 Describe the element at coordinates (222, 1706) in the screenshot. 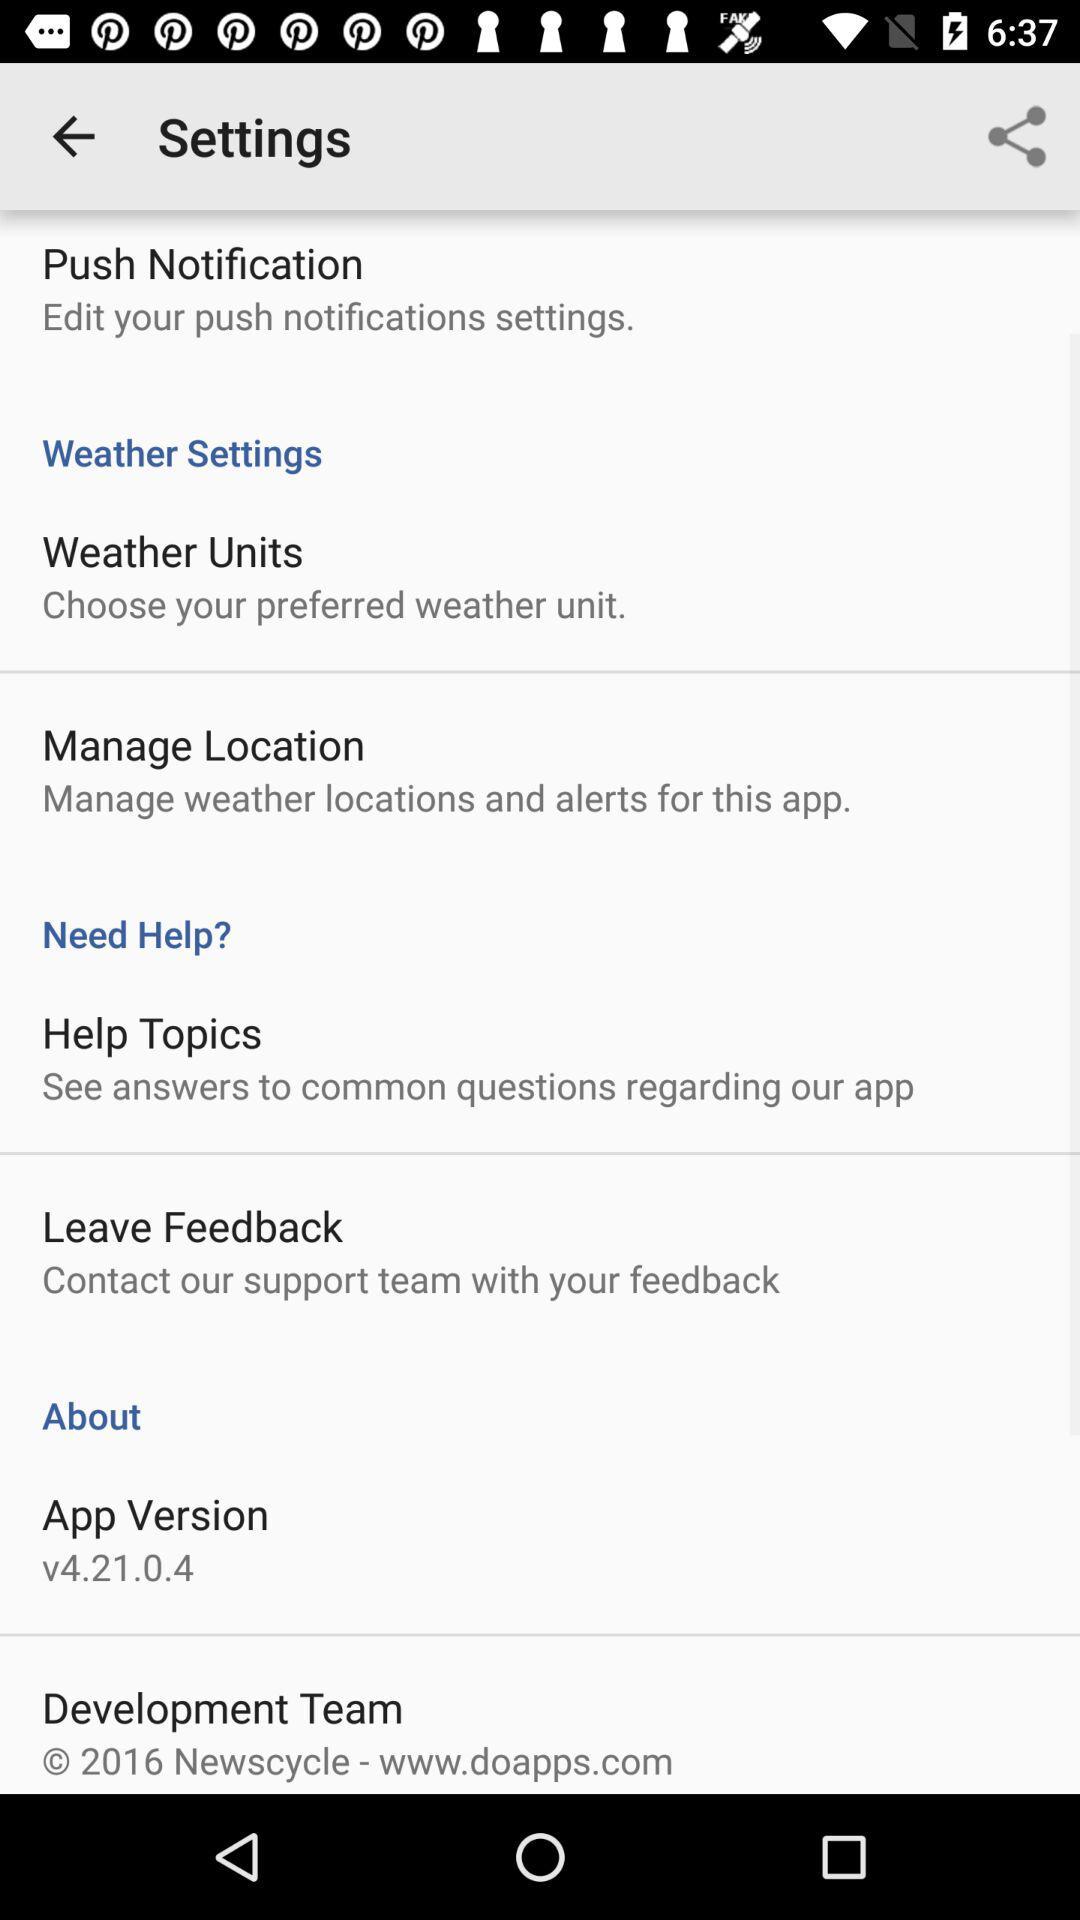

I see `development team item` at that location.